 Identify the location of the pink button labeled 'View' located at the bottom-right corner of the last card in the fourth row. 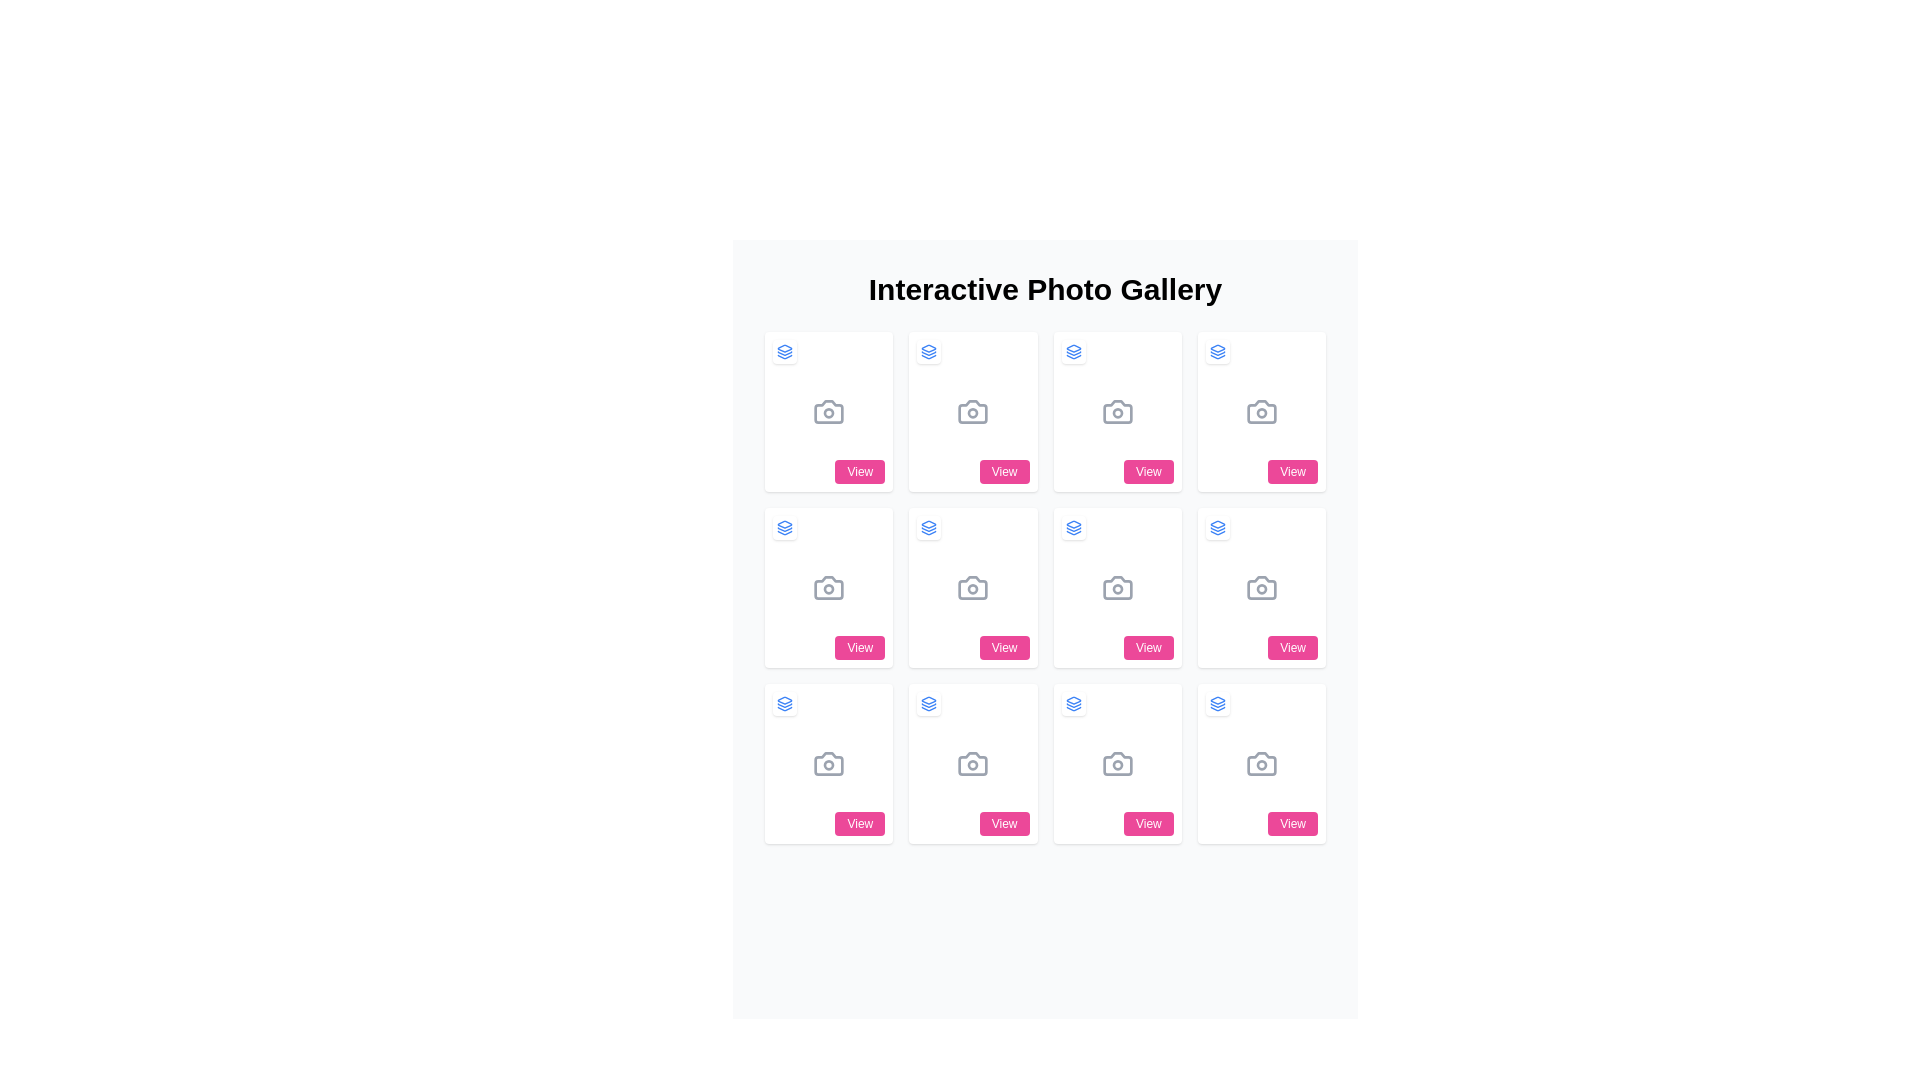
(1148, 824).